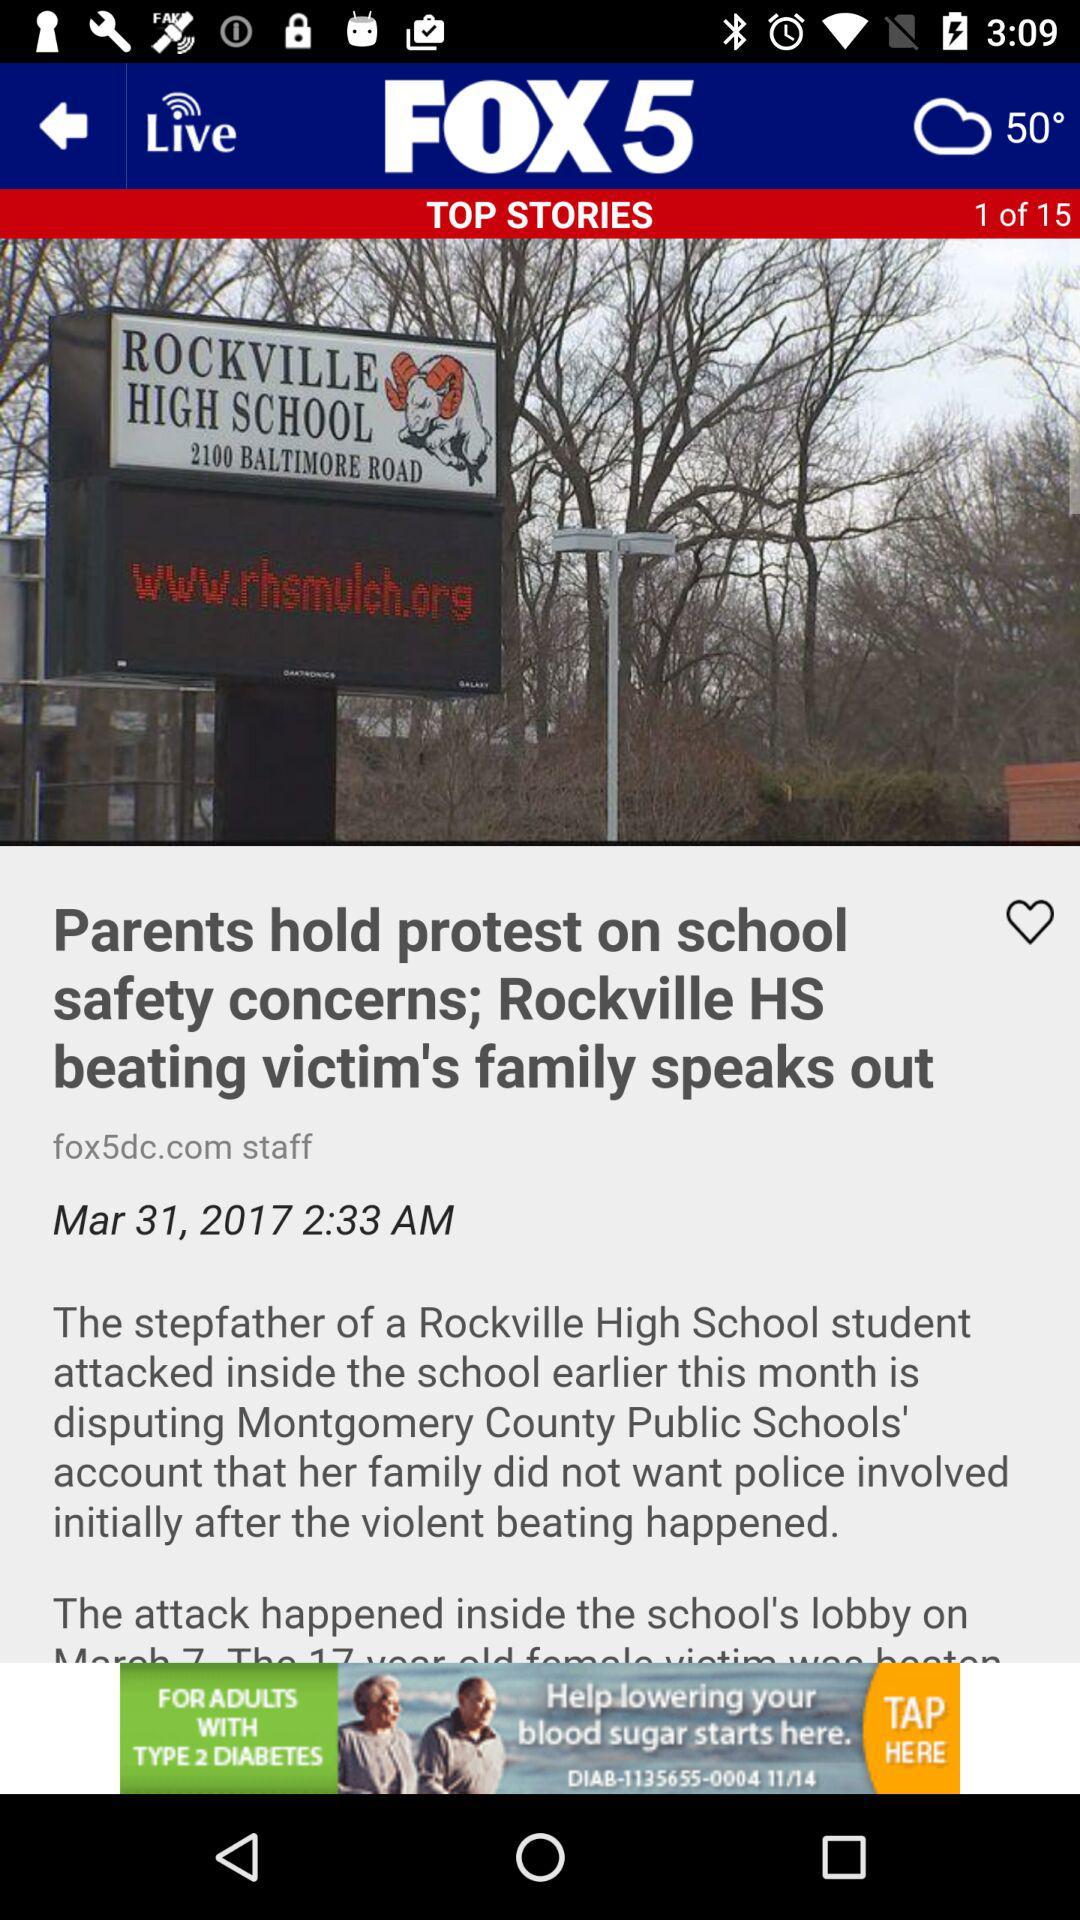 This screenshot has width=1080, height=1920. Describe the element at coordinates (540, 1253) in the screenshot. I see `video detail sentions` at that location.